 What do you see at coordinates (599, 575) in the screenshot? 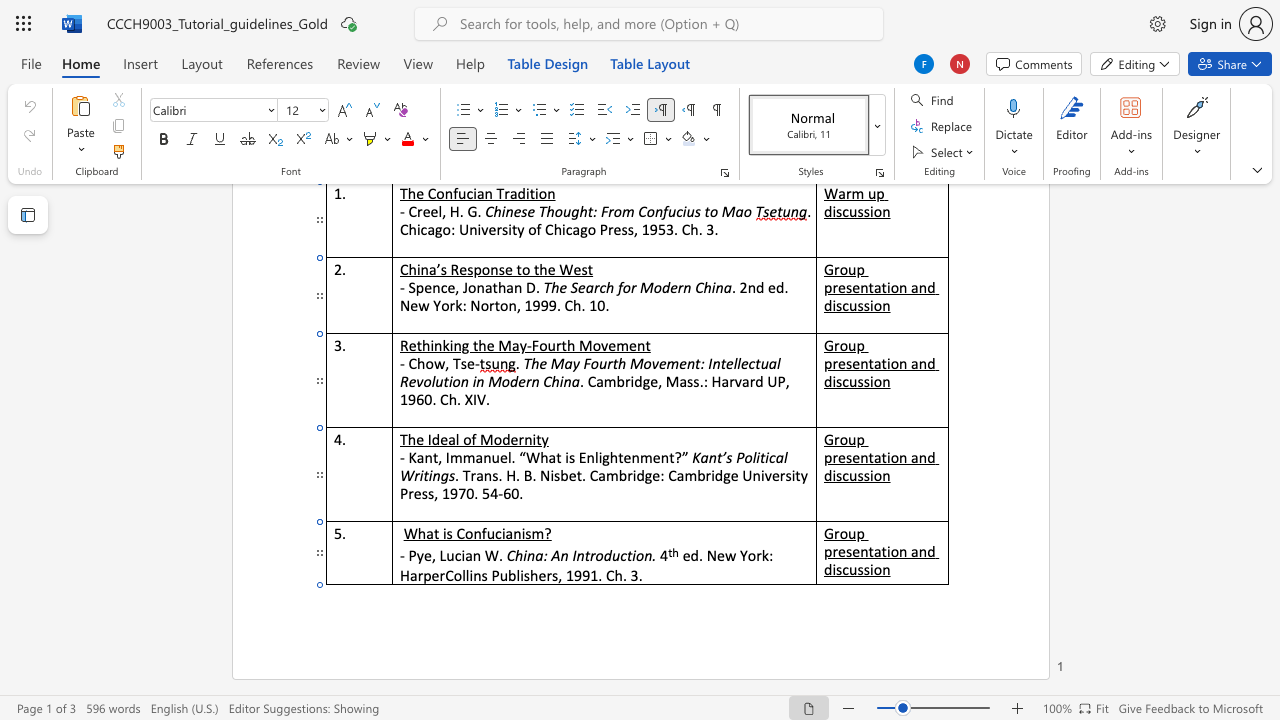
I see `the 1th character "." in the text` at bounding box center [599, 575].